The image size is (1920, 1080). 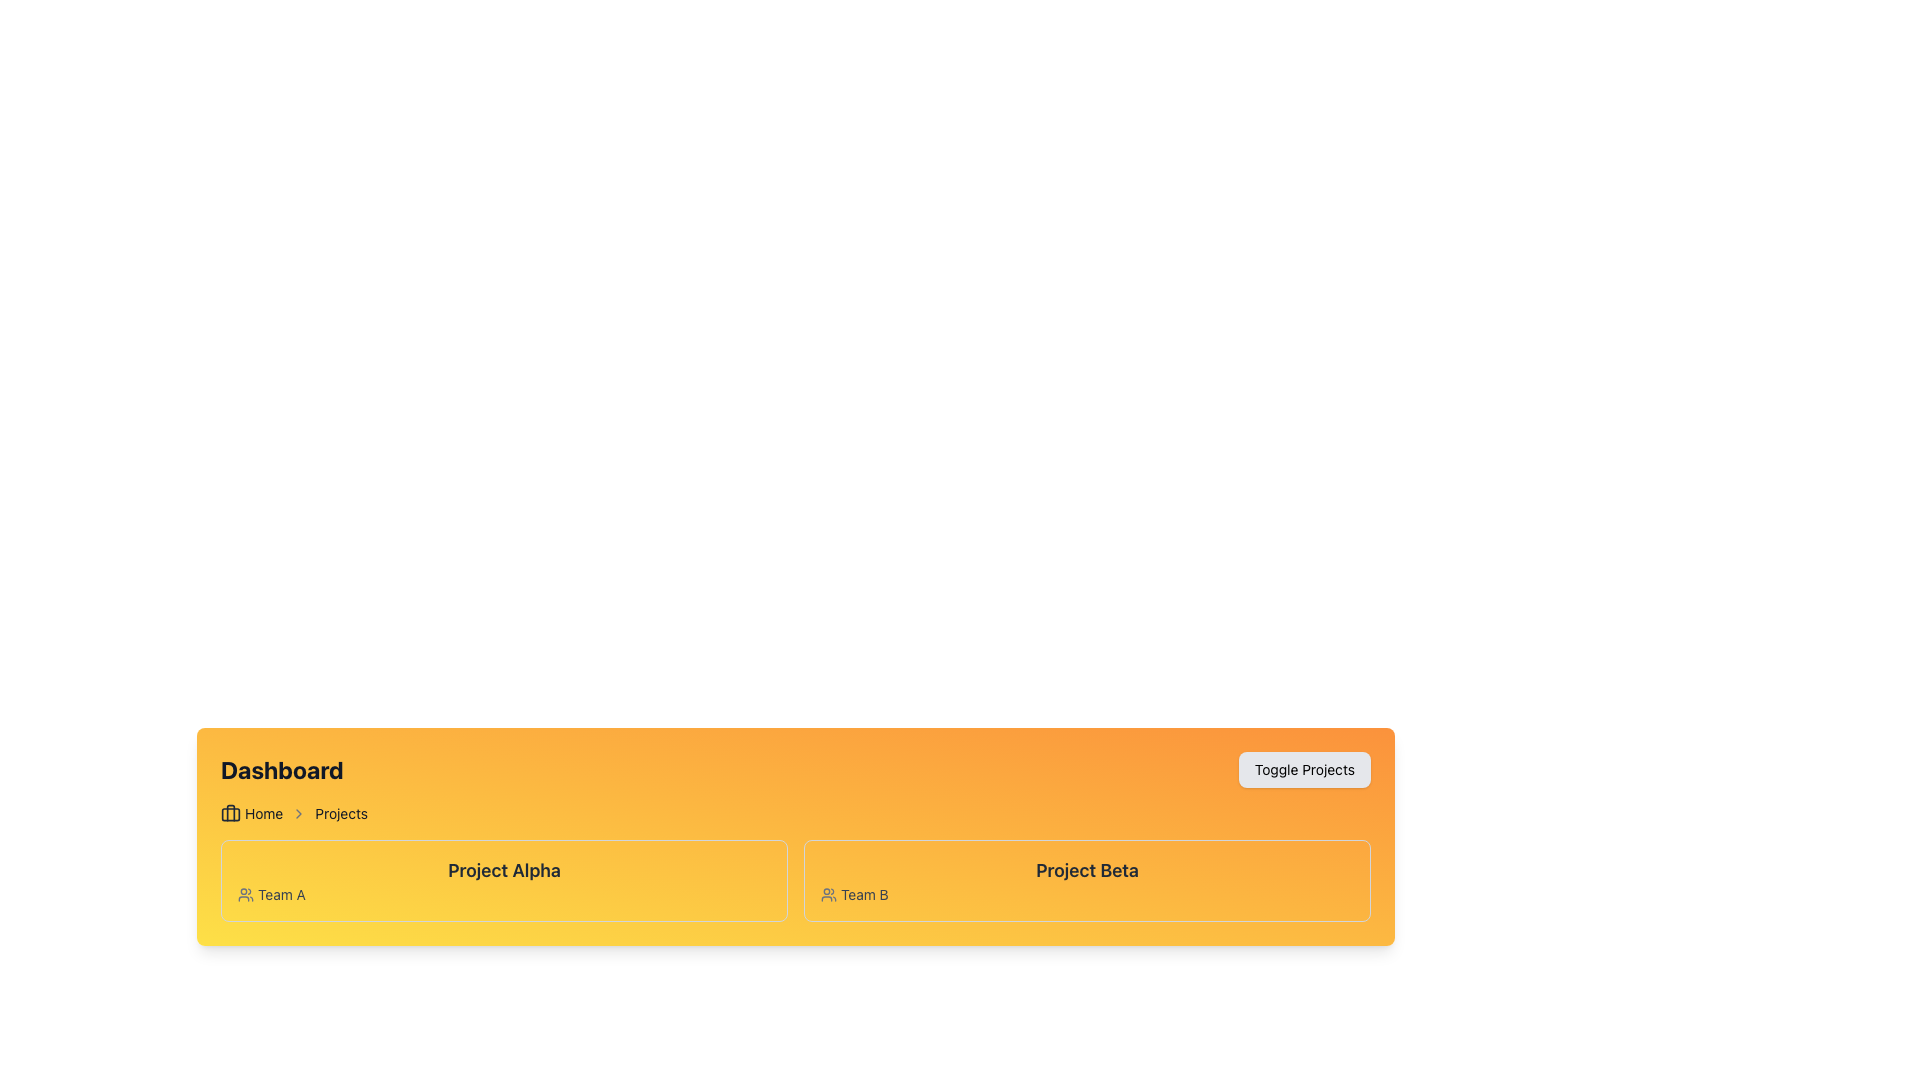 What do you see at coordinates (230, 813) in the screenshot?
I see `the small briefcase icon located at the beginning of the breadcrumb navigation bar under the 'Dashboard' heading, positioned to the left of the 'Home' label` at bounding box center [230, 813].